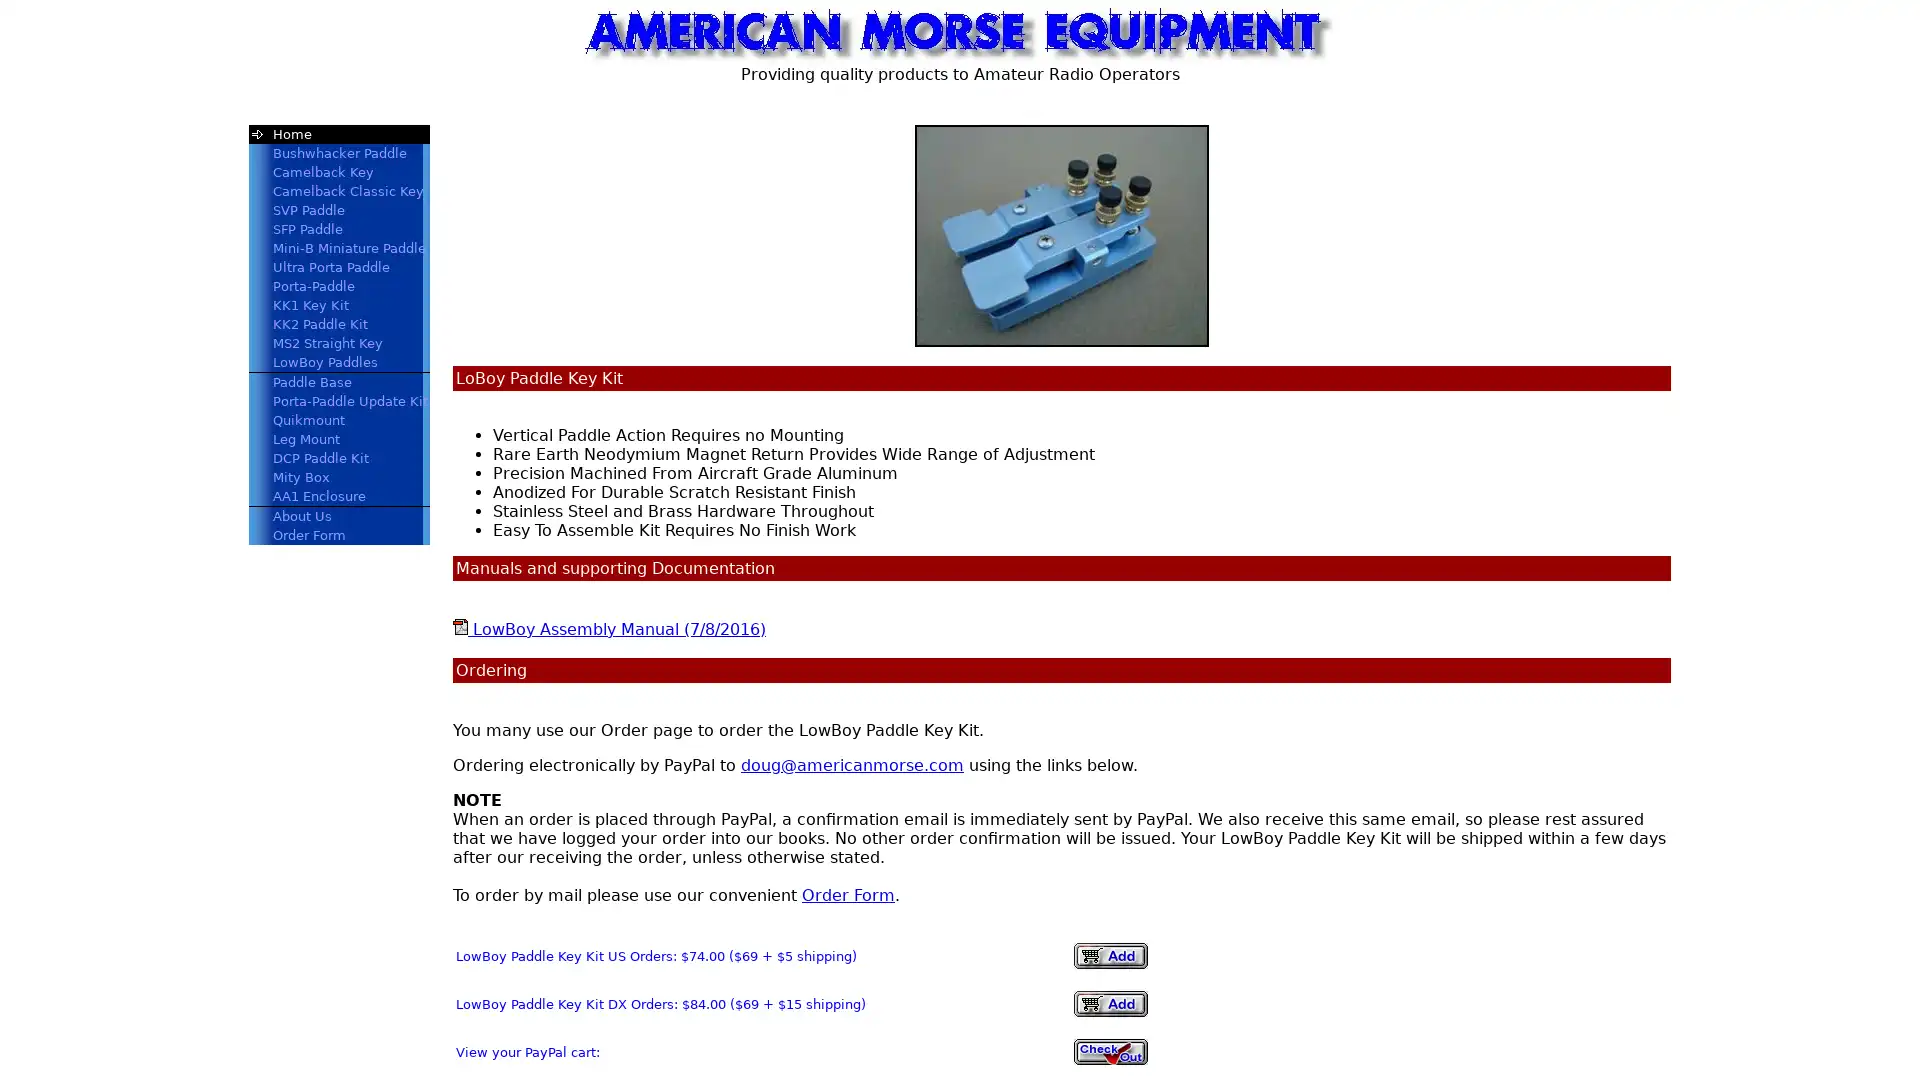 The height and width of the screenshot is (1080, 1920). What do you see at coordinates (1109, 1003) in the screenshot?
I see `Make payments with PayPal - it's fast, free and secure!` at bounding box center [1109, 1003].